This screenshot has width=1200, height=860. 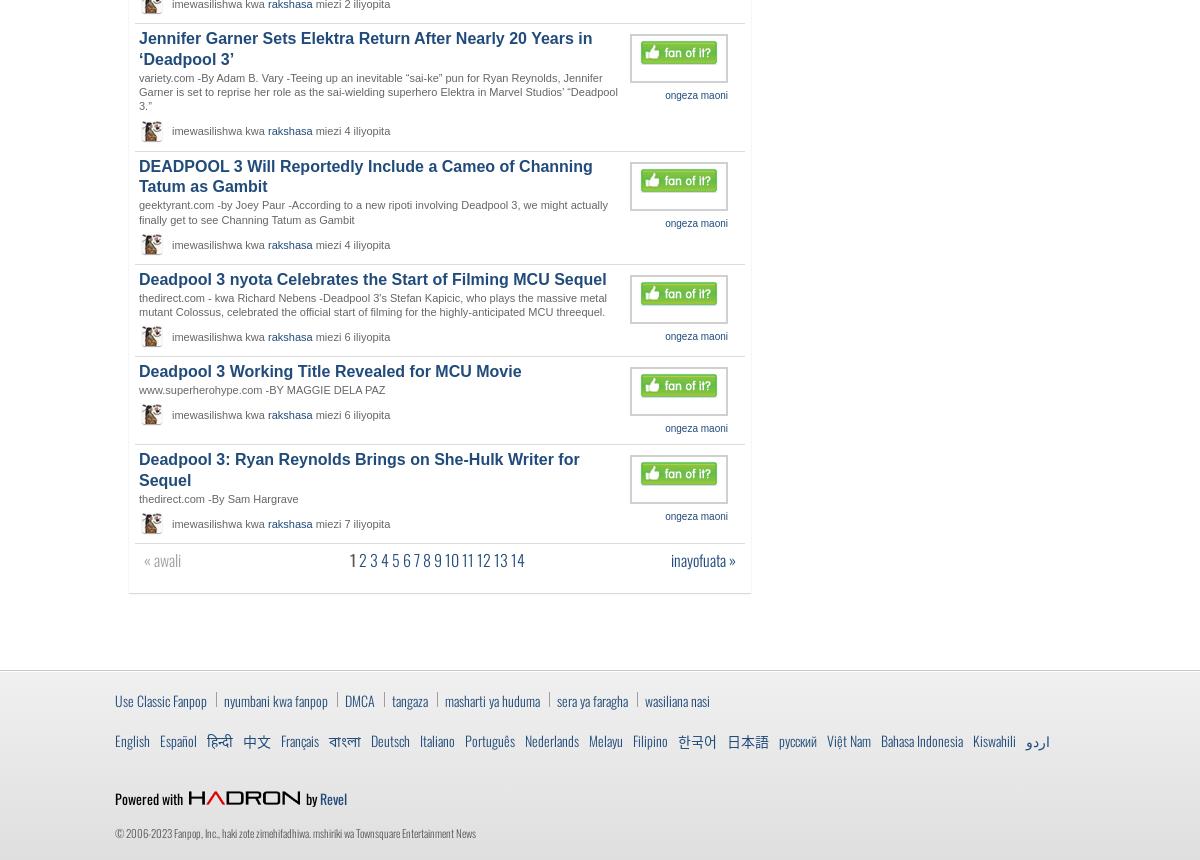 I want to click on '8', so click(x=423, y=560).